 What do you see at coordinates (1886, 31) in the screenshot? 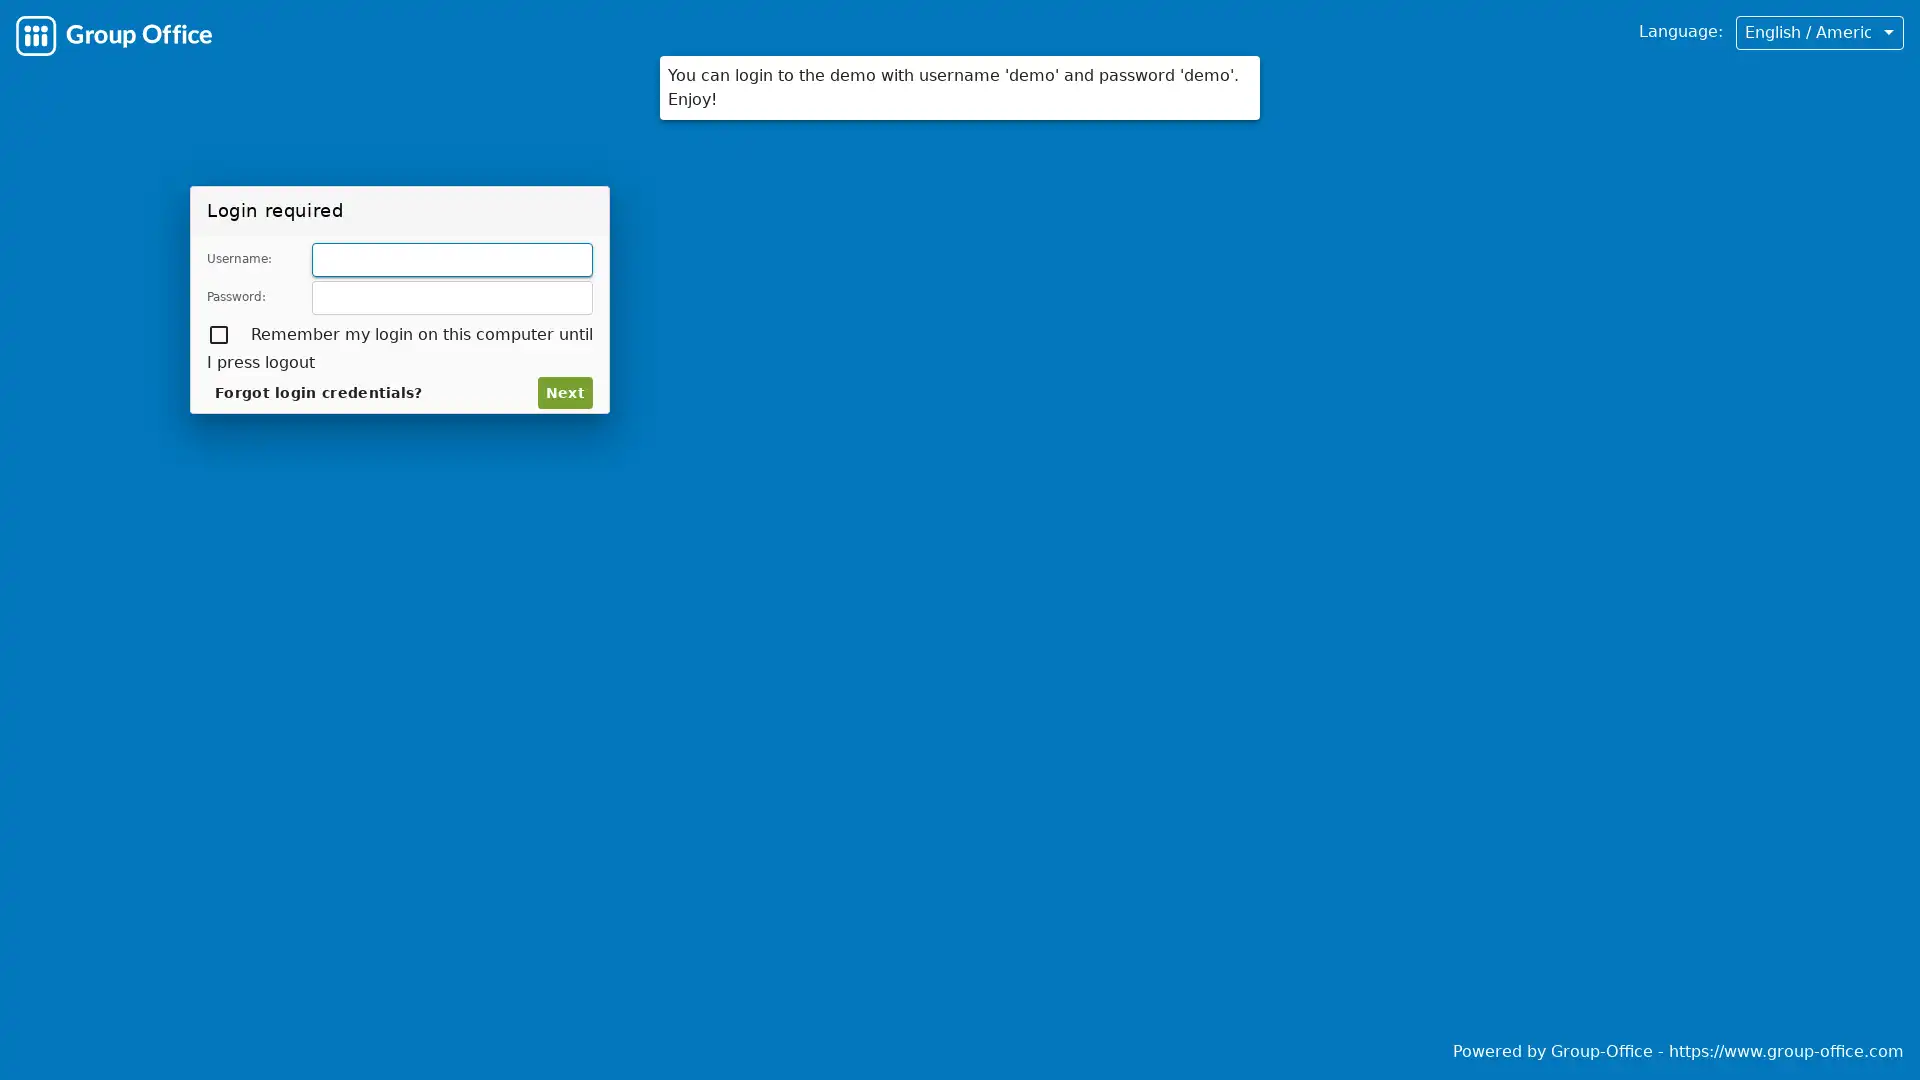
I see `arrow_drop_down` at bounding box center [1886, 31].